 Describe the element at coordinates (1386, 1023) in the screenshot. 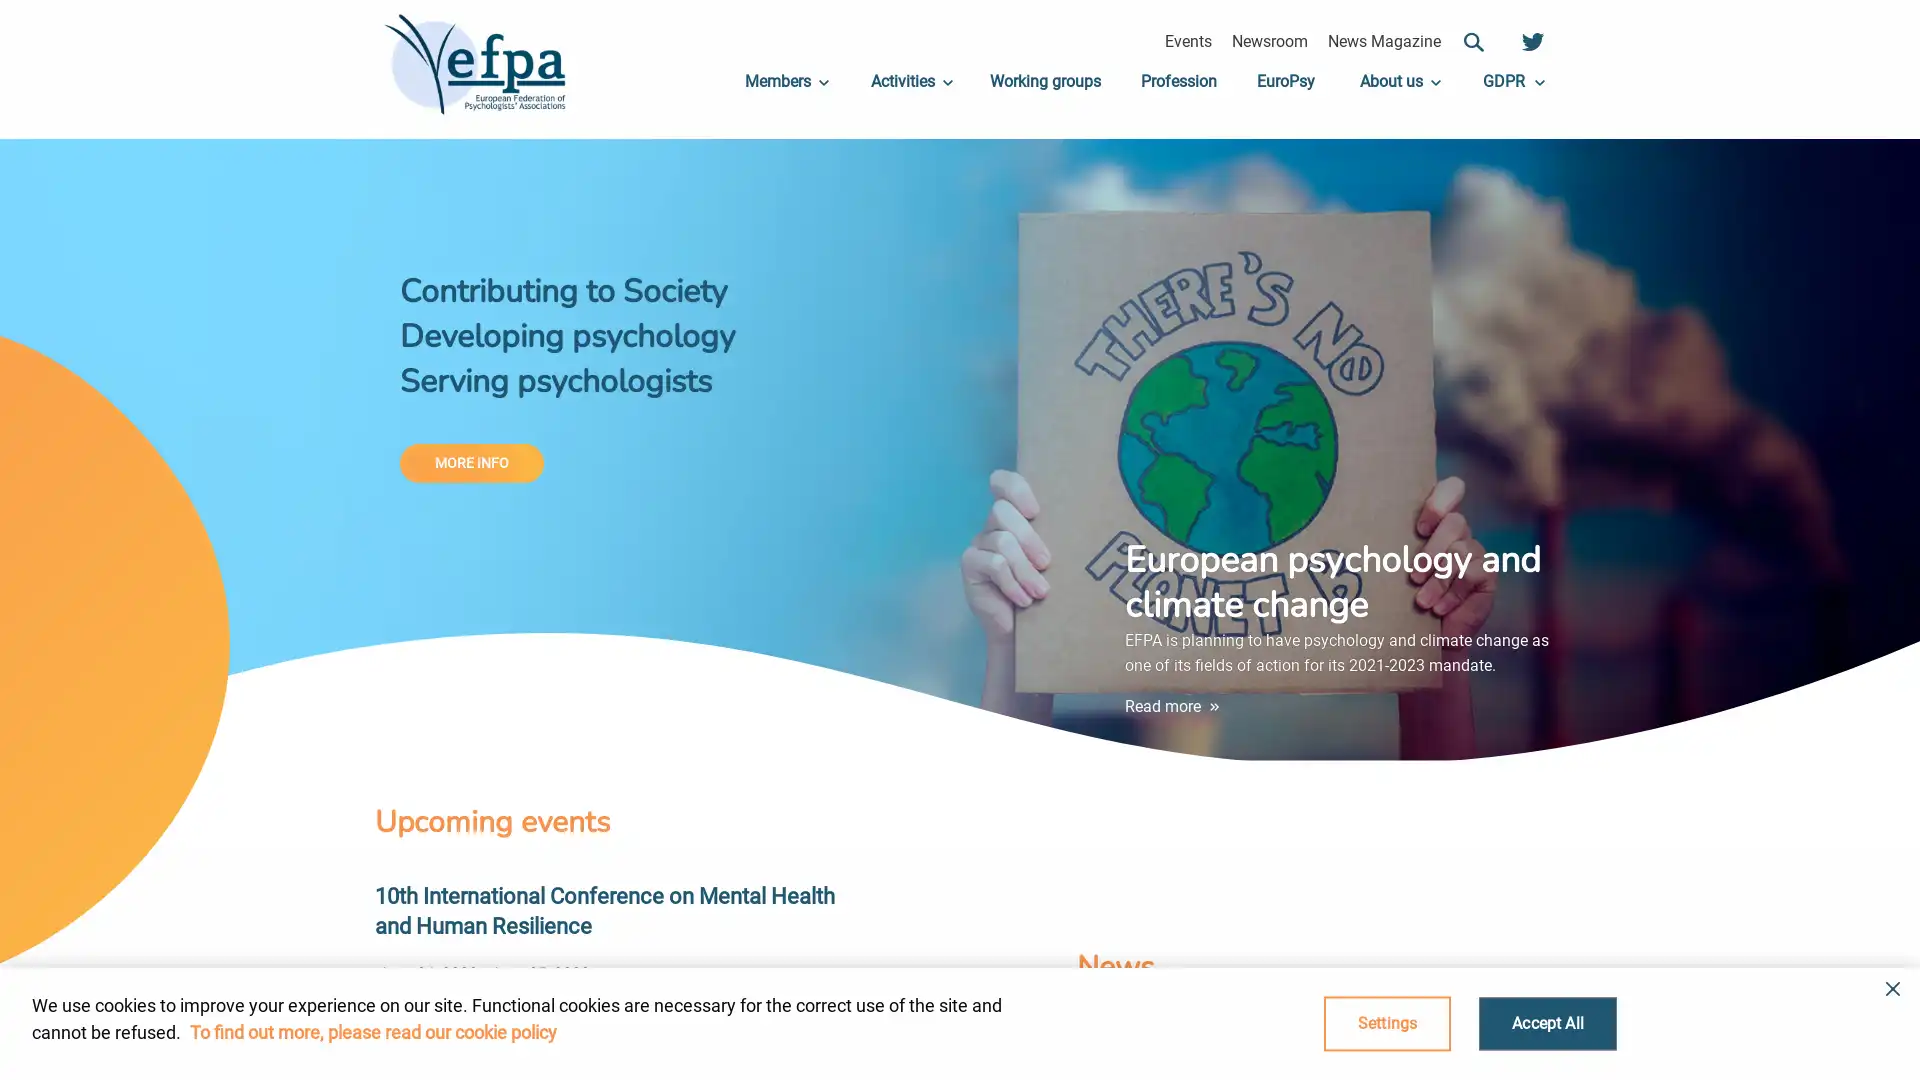

I see `Settings` at that location.